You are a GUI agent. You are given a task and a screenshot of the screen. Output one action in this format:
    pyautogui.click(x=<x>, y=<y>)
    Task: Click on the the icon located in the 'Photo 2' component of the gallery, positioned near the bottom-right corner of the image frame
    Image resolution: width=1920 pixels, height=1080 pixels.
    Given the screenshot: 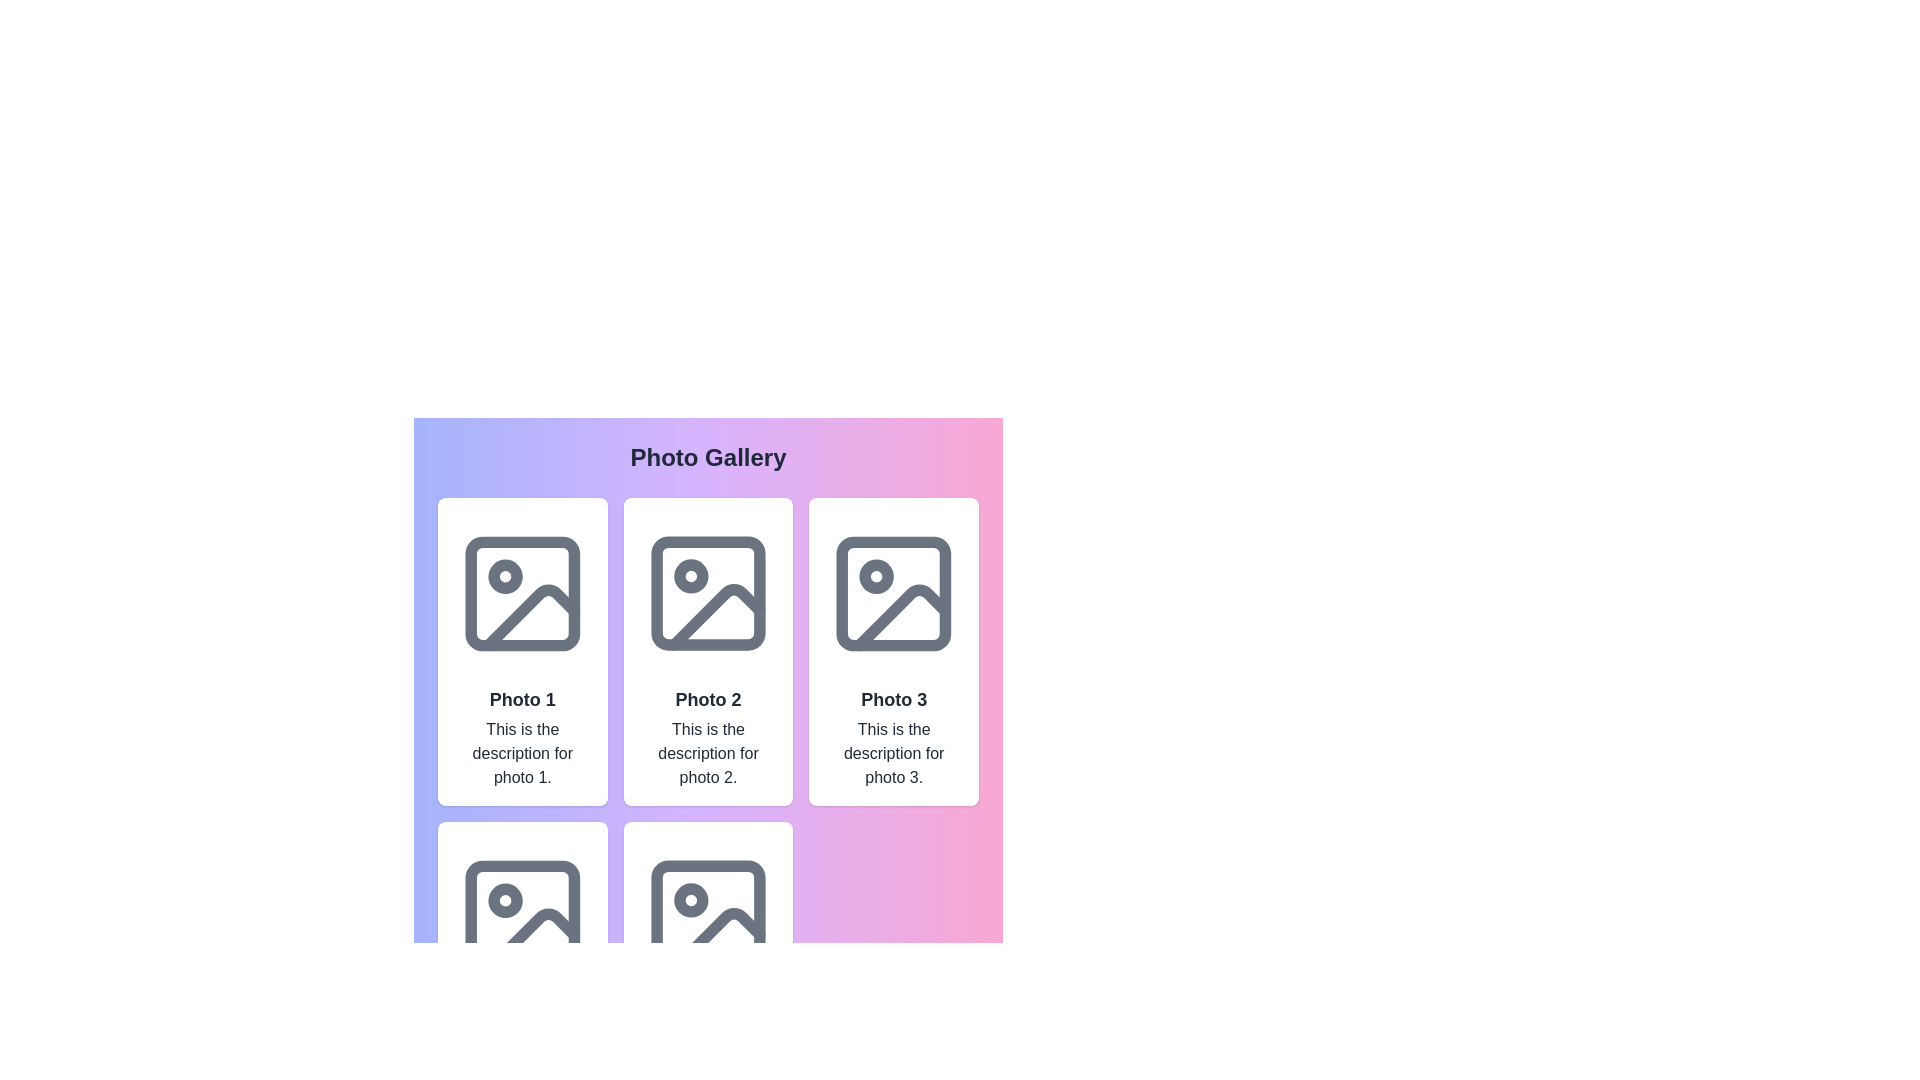 What is the action you would take?
    pyautogui.click(x=717, y=616)
    